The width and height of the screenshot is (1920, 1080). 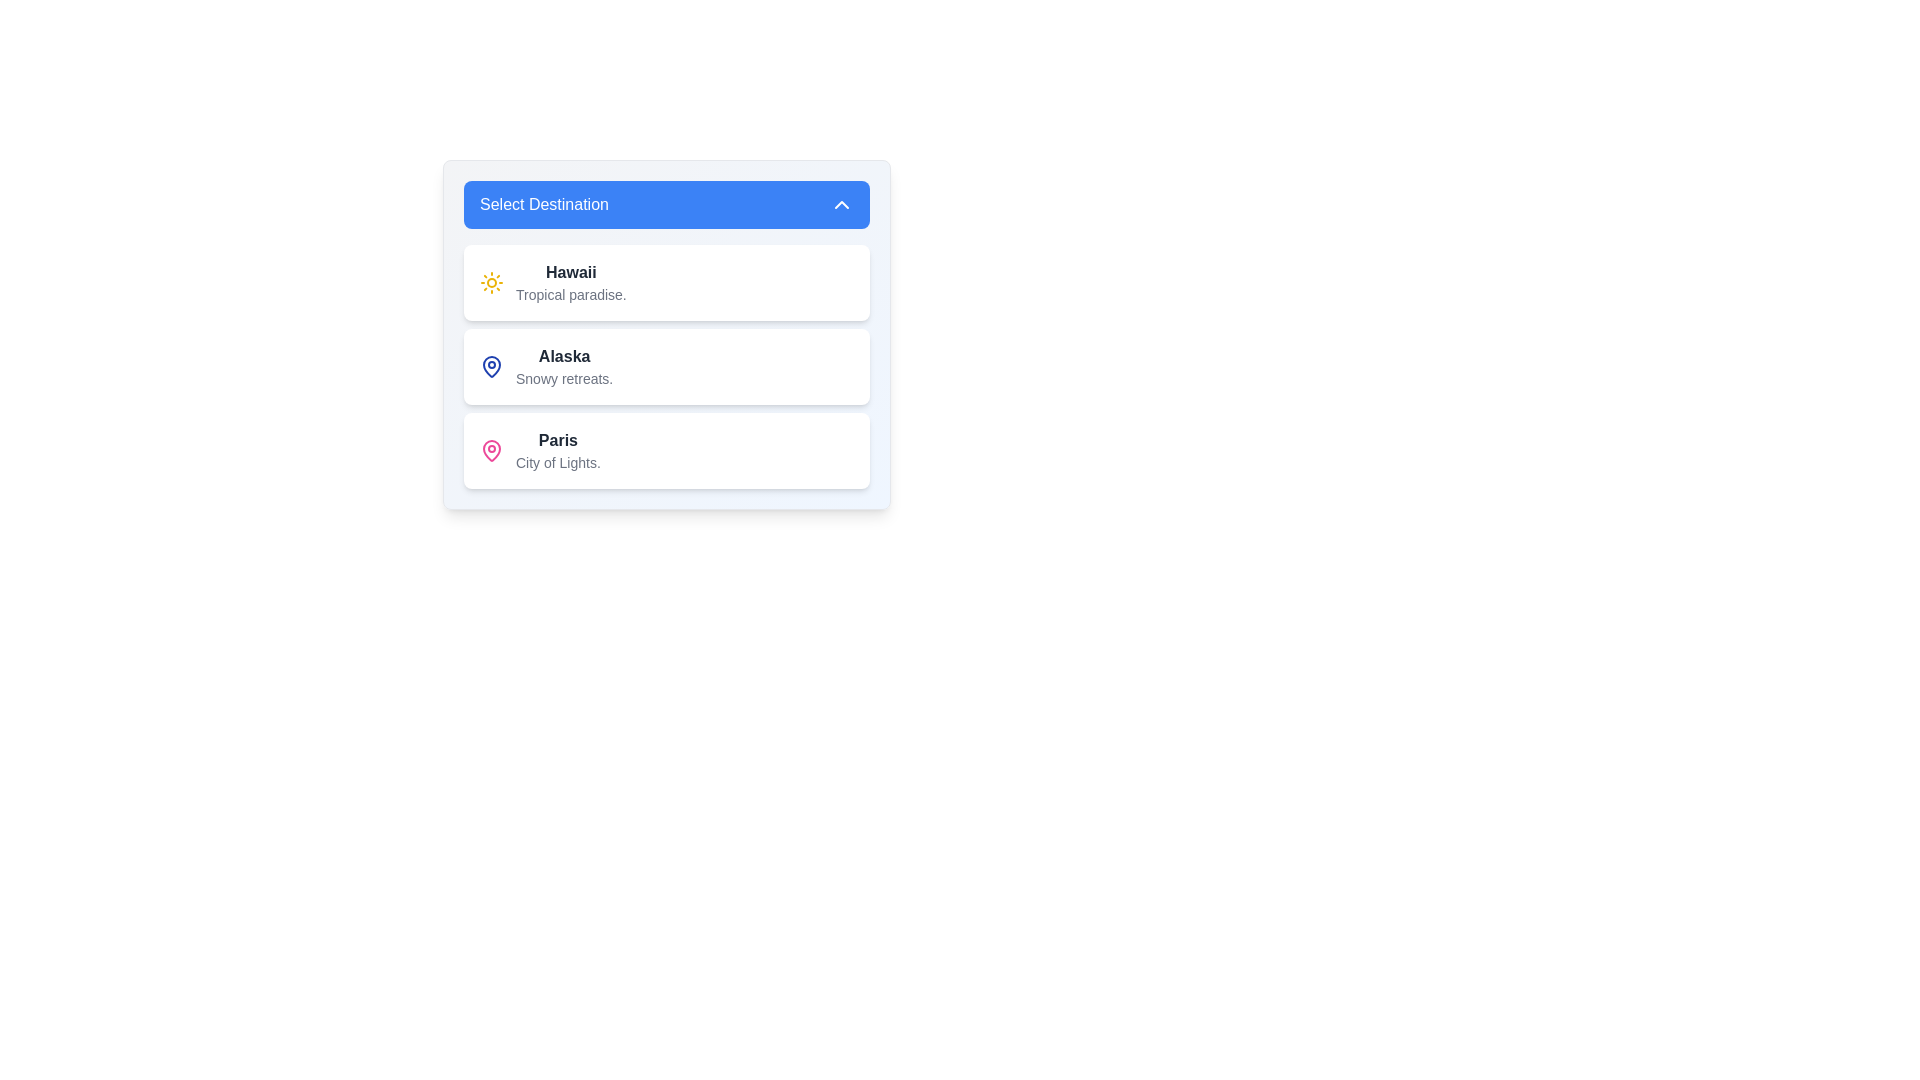 What do you see at coordinates (570, 282) in the screenshot?
I see `the first selectable option in the dropdown menu labeled 'Select Destination' to choose Hawaii as the desired destination` at bounding box center [570, 282].